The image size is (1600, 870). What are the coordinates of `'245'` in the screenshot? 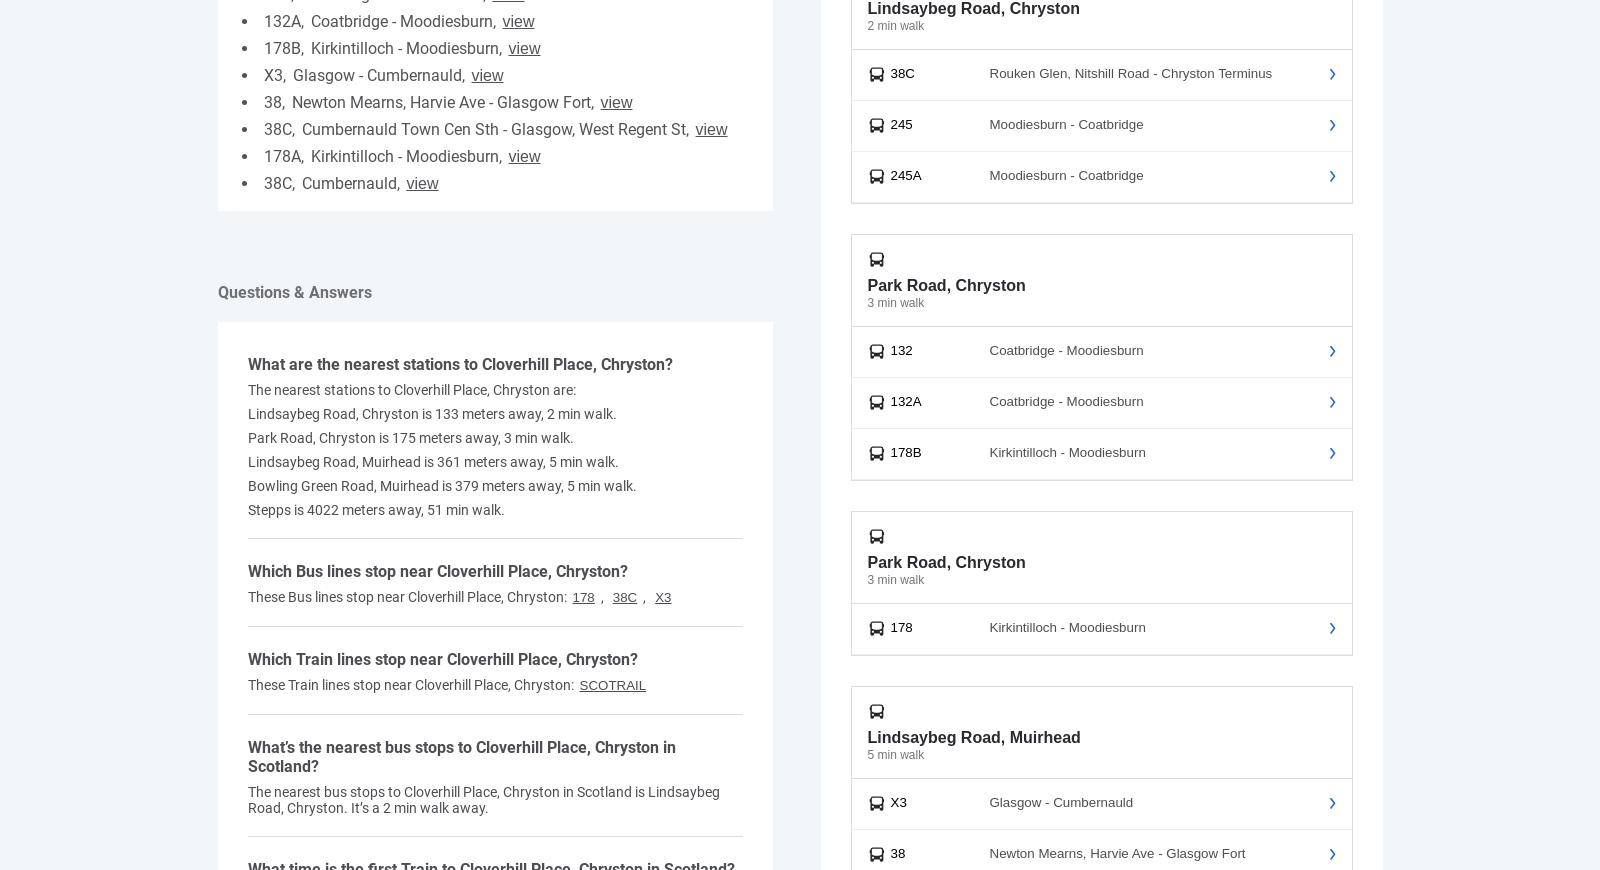 It's located at (889, 123).